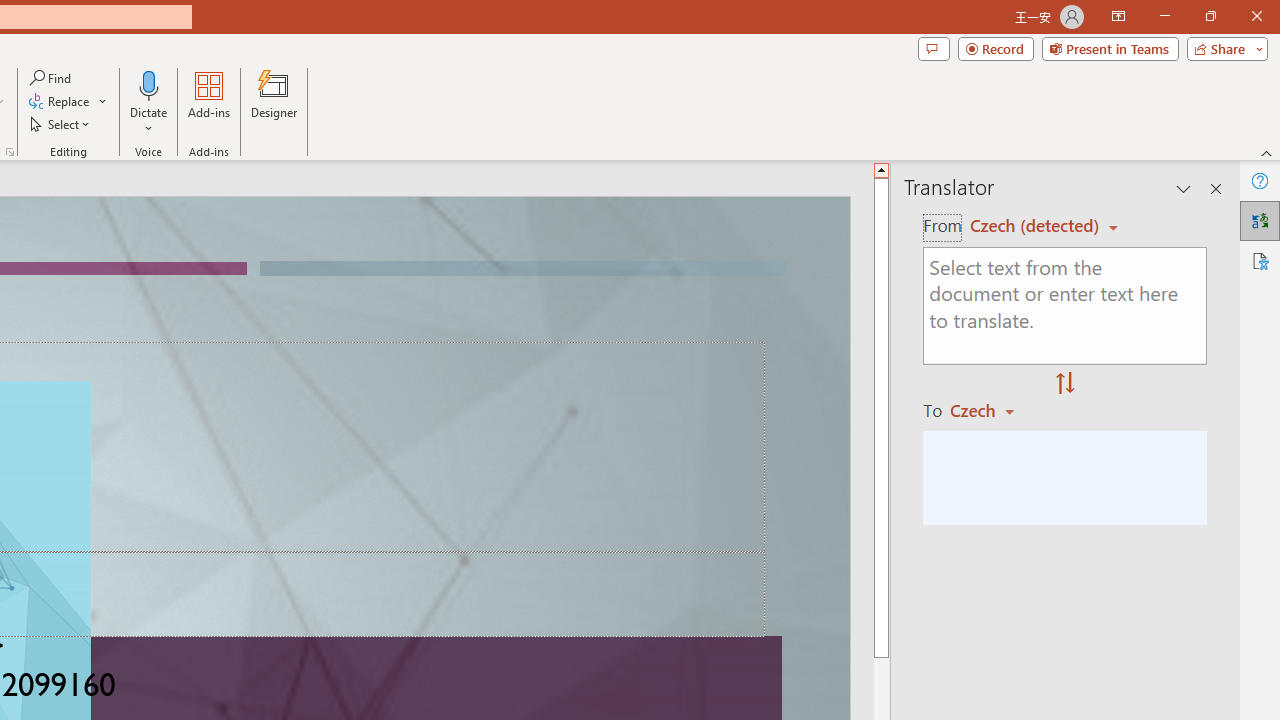 This screenshot has width=1280, height=720. What do you see at coordinates (991, 409) in the screenshot?
I see `'Czech'` at bounding box center [991, 409].